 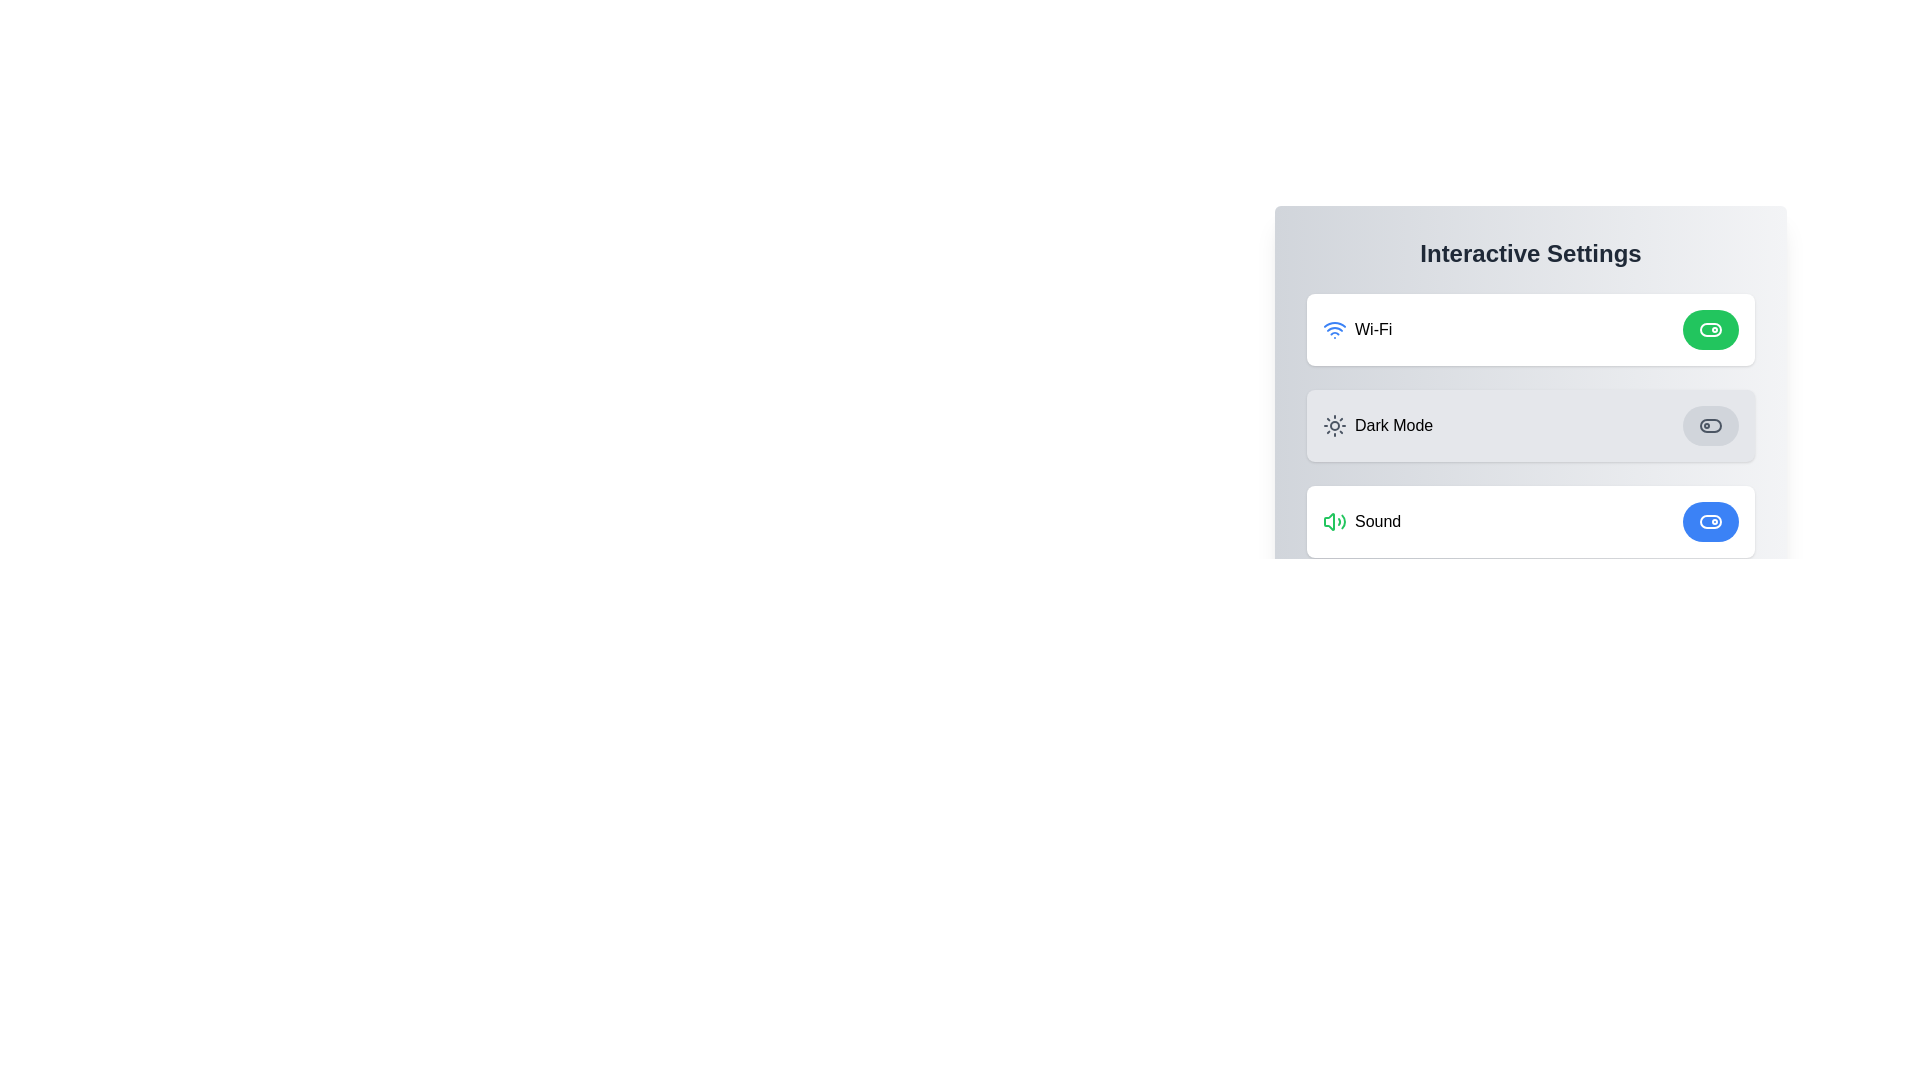 I want to click on the blue Wi-Fi icon labeled 'Wi-Fi' in the 'Interactive Settings' menu, which is the first item in the list of settings options, so click(x=1357, y=329).